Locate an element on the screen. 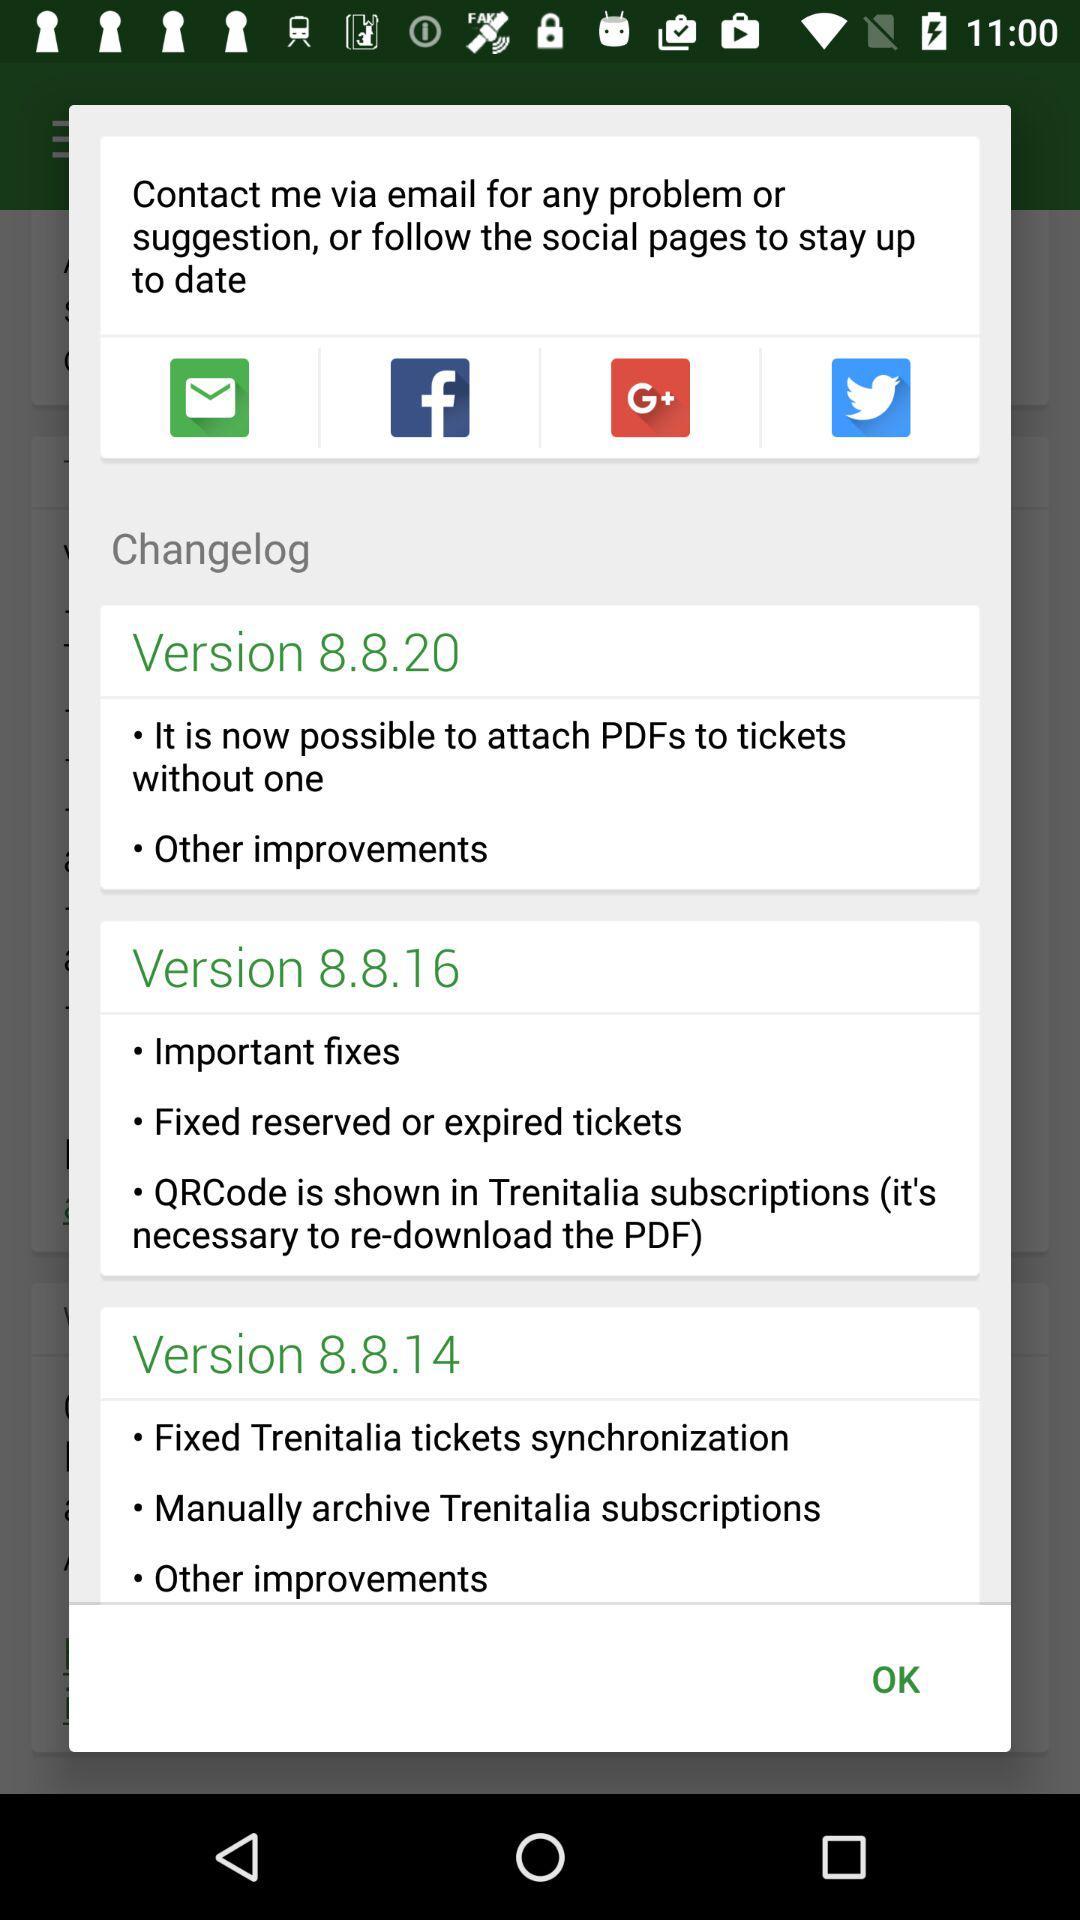  item above changelog is located at coordinates (869, 397).